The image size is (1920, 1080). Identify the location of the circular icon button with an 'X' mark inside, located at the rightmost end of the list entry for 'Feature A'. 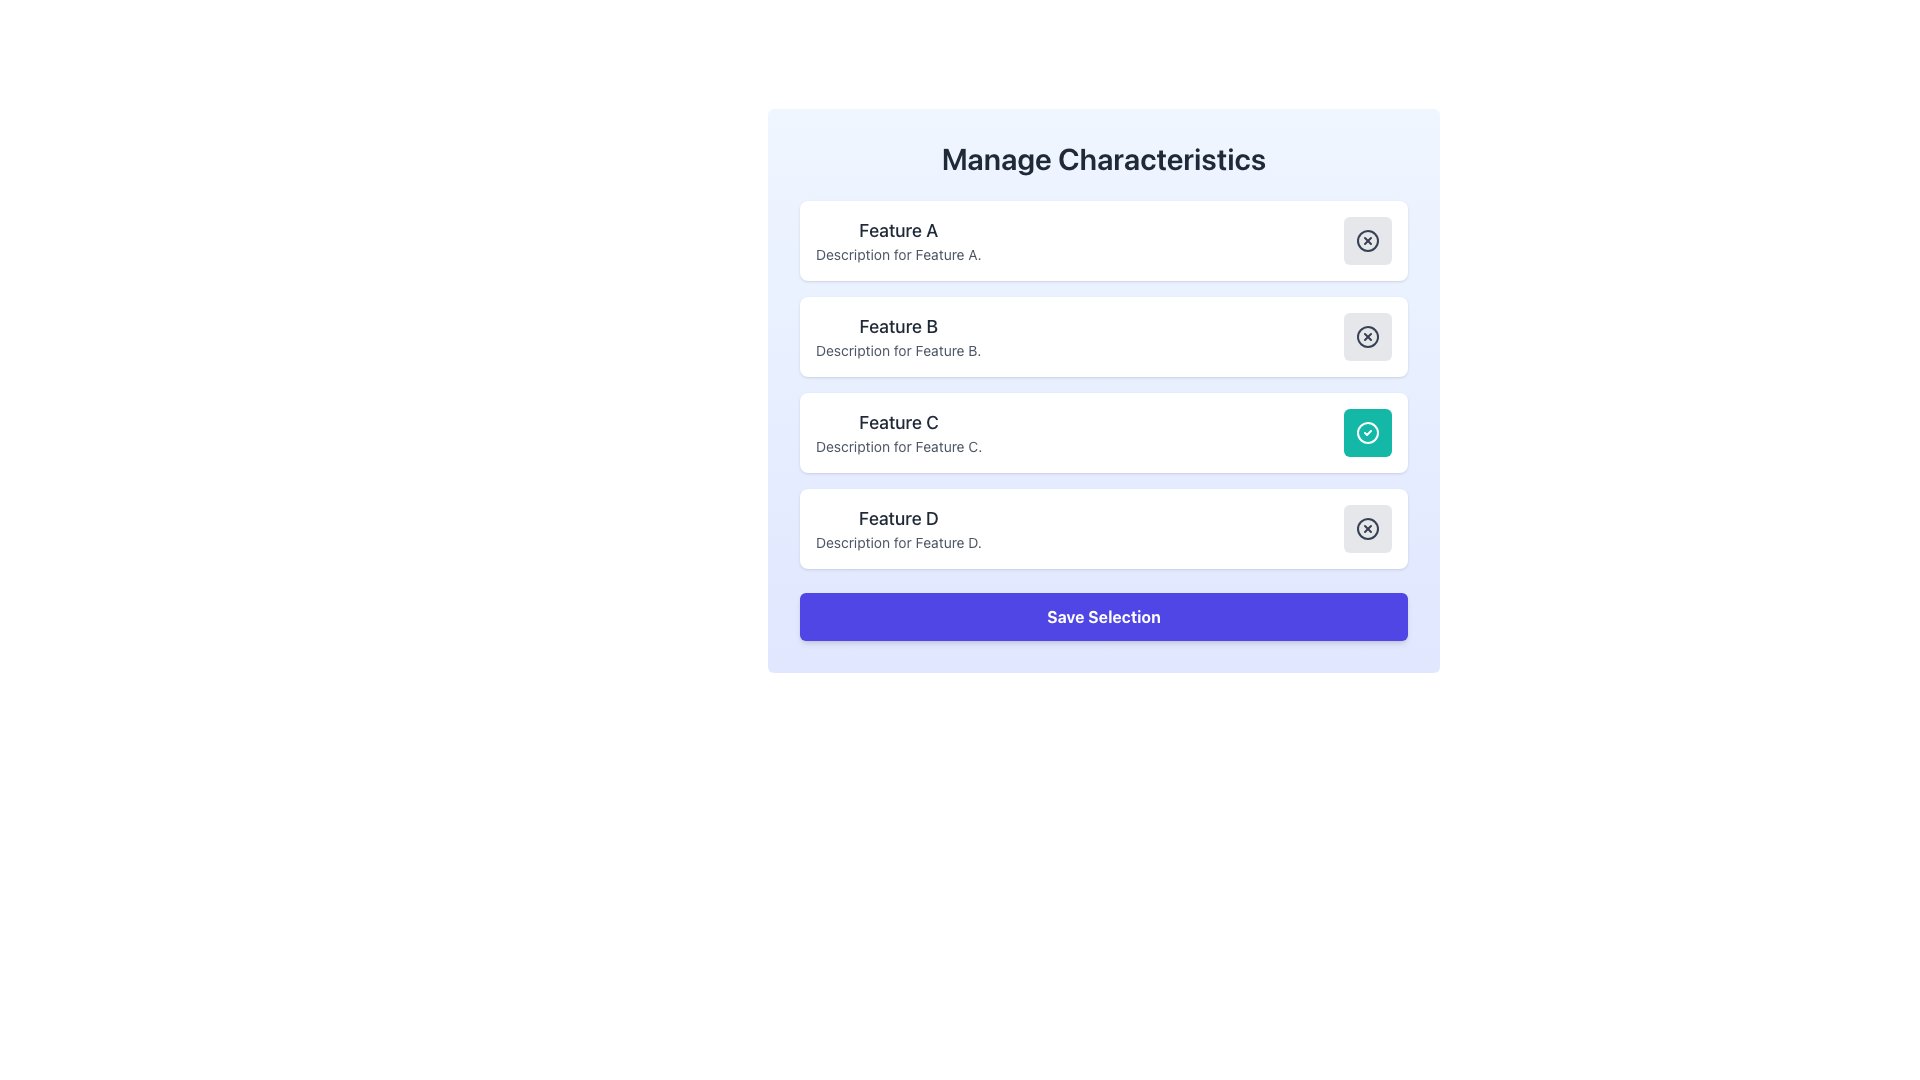
(1367, 239).